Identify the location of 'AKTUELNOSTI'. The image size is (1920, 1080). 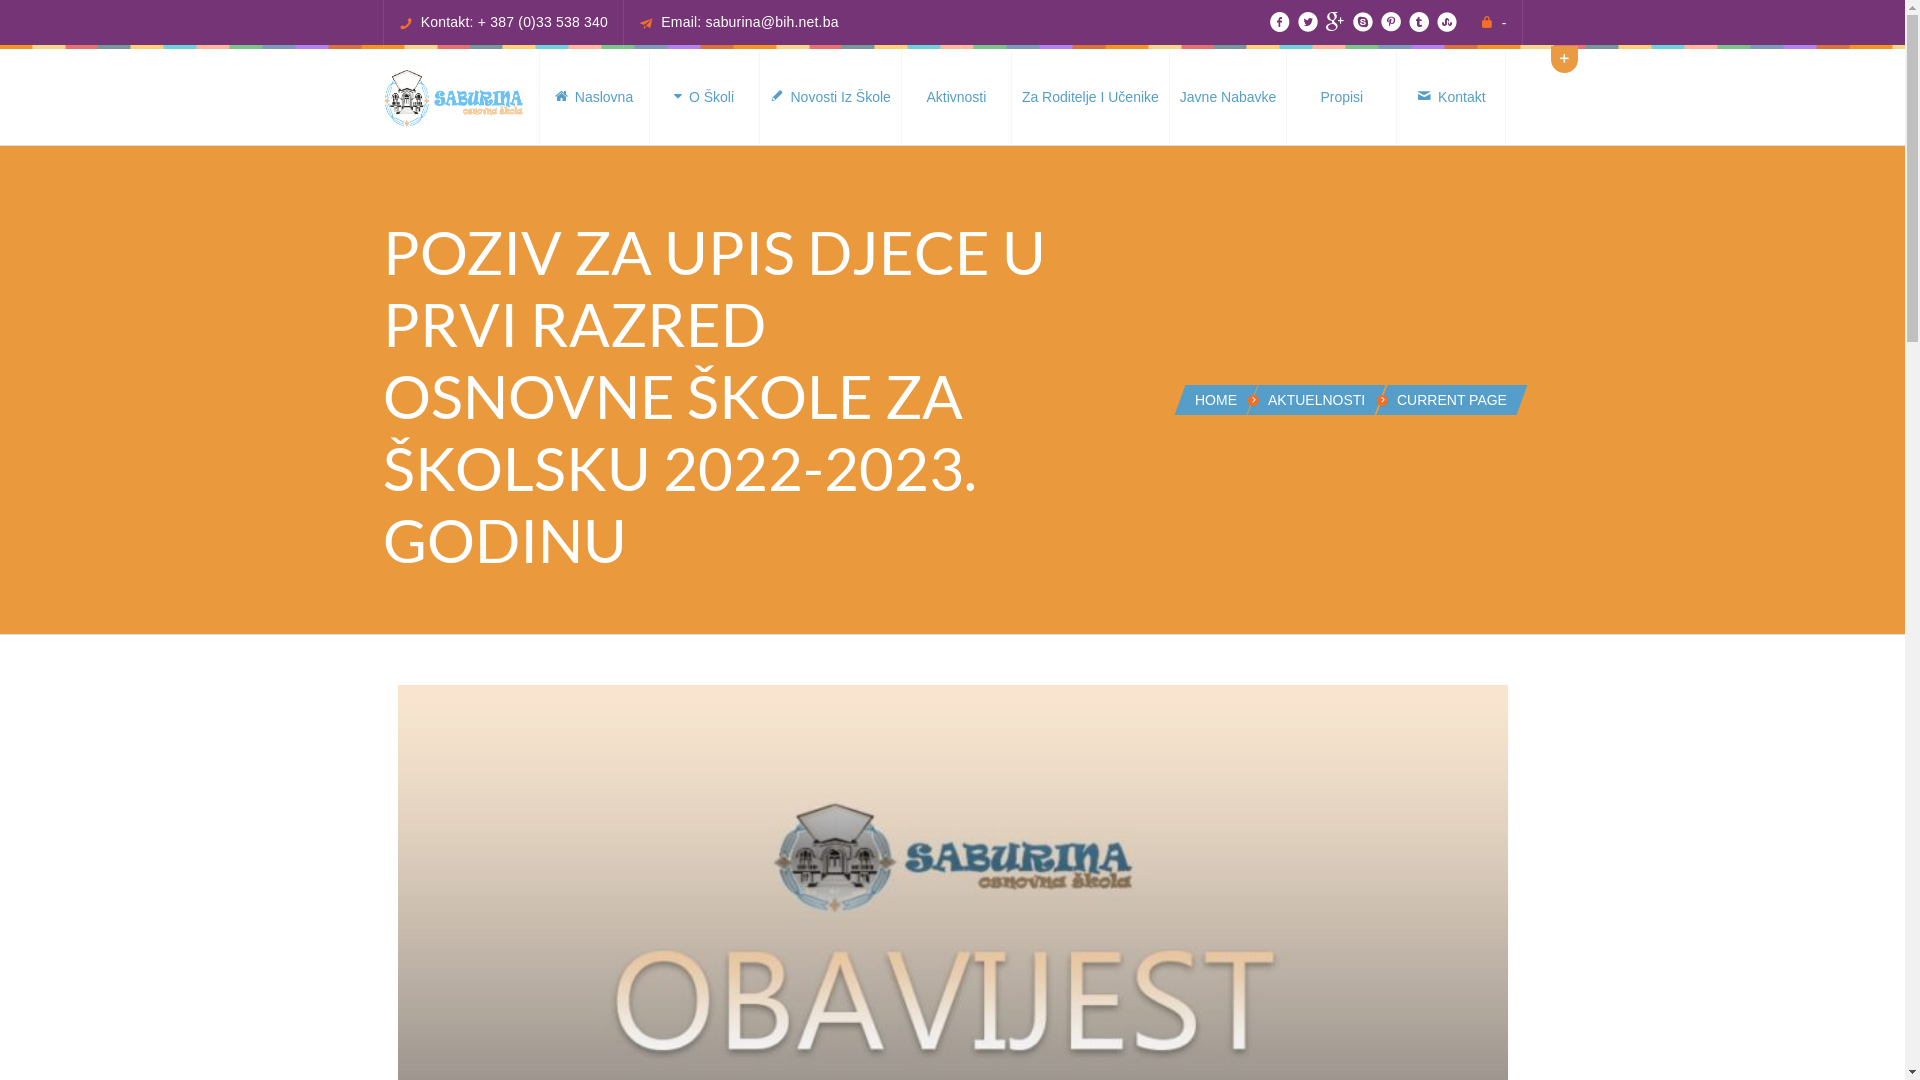
(1266, 400).